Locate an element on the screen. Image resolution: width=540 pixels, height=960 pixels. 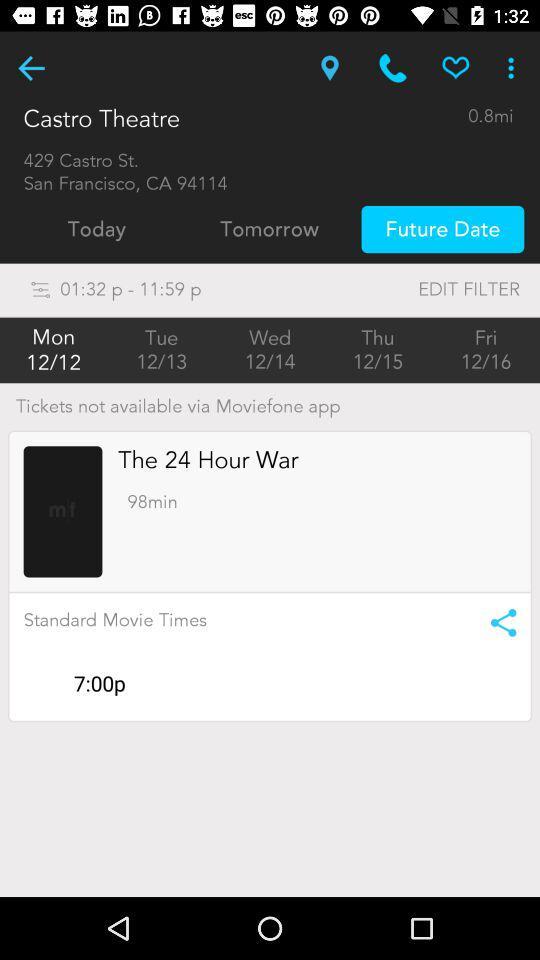
the icon to the right of the 01 32 p icon is located at coordinates (427, 288).